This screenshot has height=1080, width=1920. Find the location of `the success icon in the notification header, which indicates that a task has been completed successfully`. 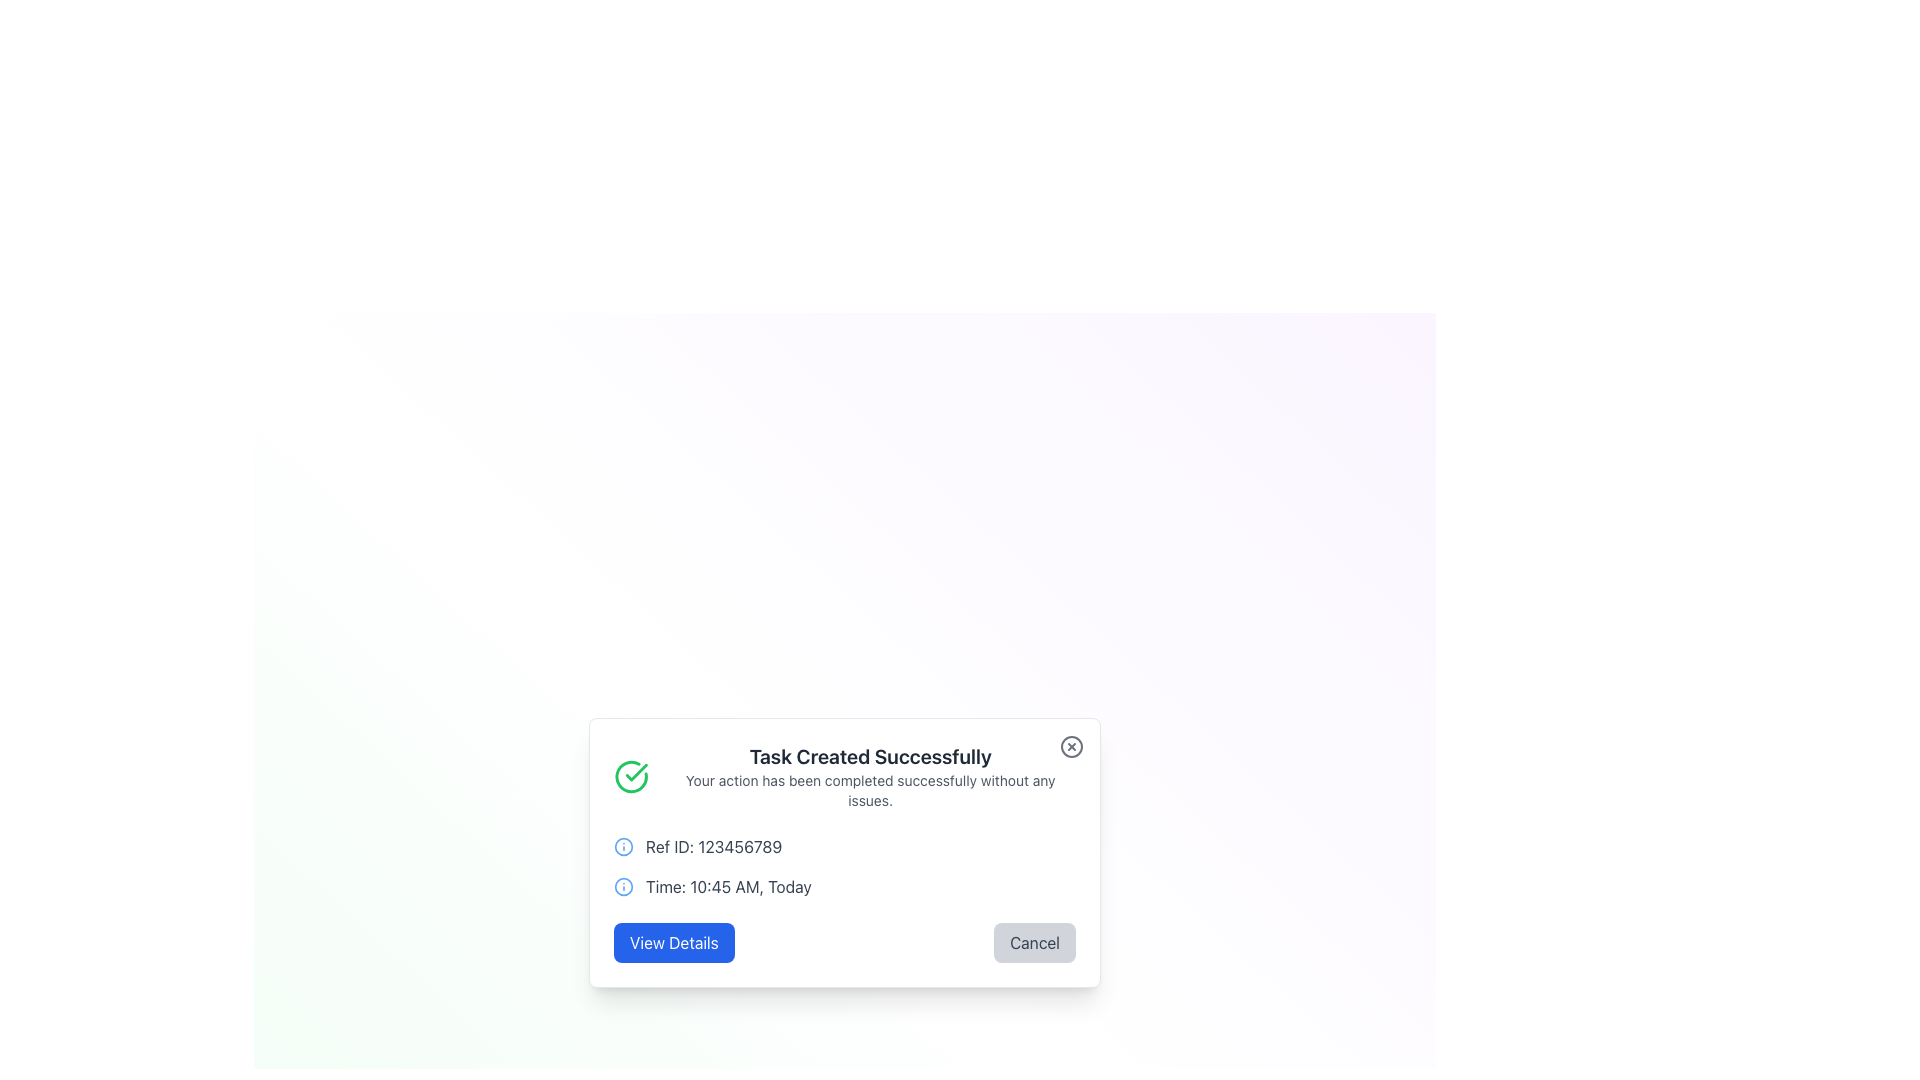

the success icon in the notification header, which indicates that a task has been completed successfully is located at coordinates (630, 775).